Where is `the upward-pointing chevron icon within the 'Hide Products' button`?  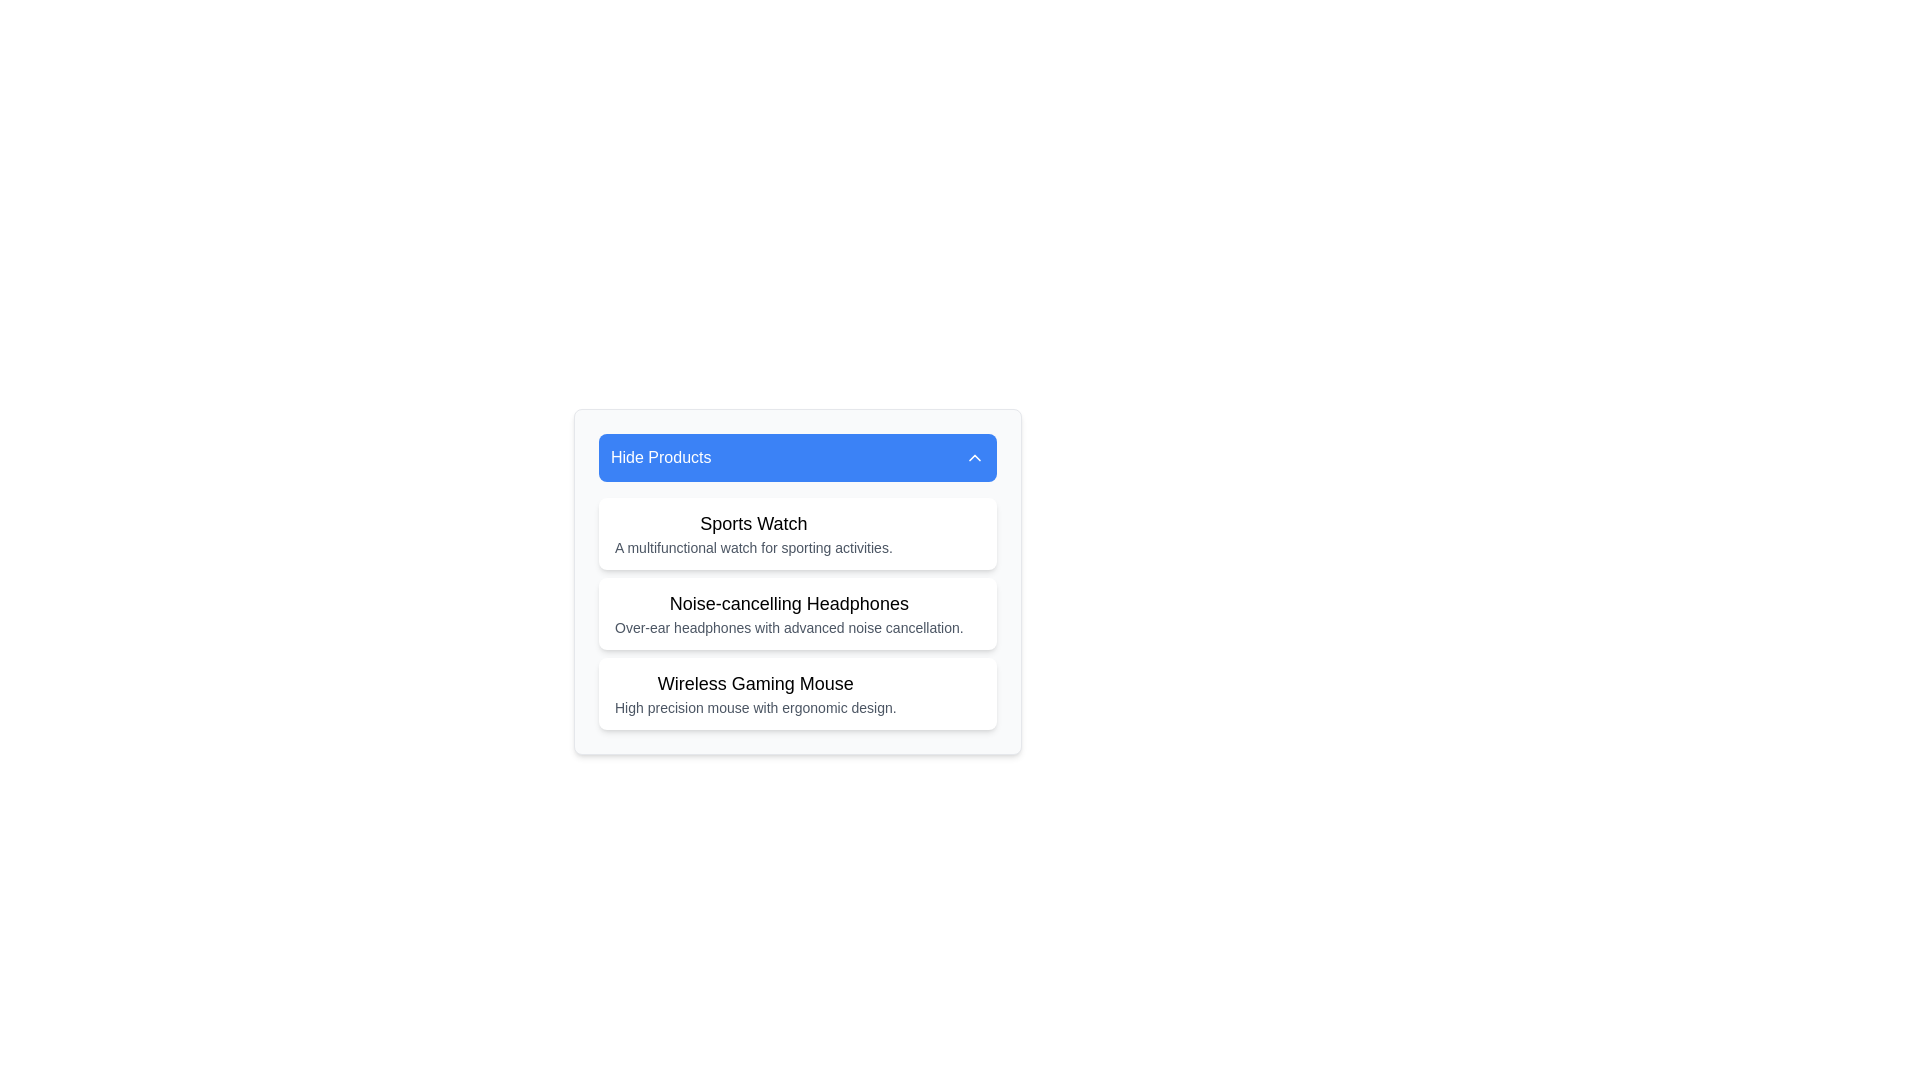 the upward-pointing chevron icon within the 'Hide Products' button is located at coordinates (974, 458).